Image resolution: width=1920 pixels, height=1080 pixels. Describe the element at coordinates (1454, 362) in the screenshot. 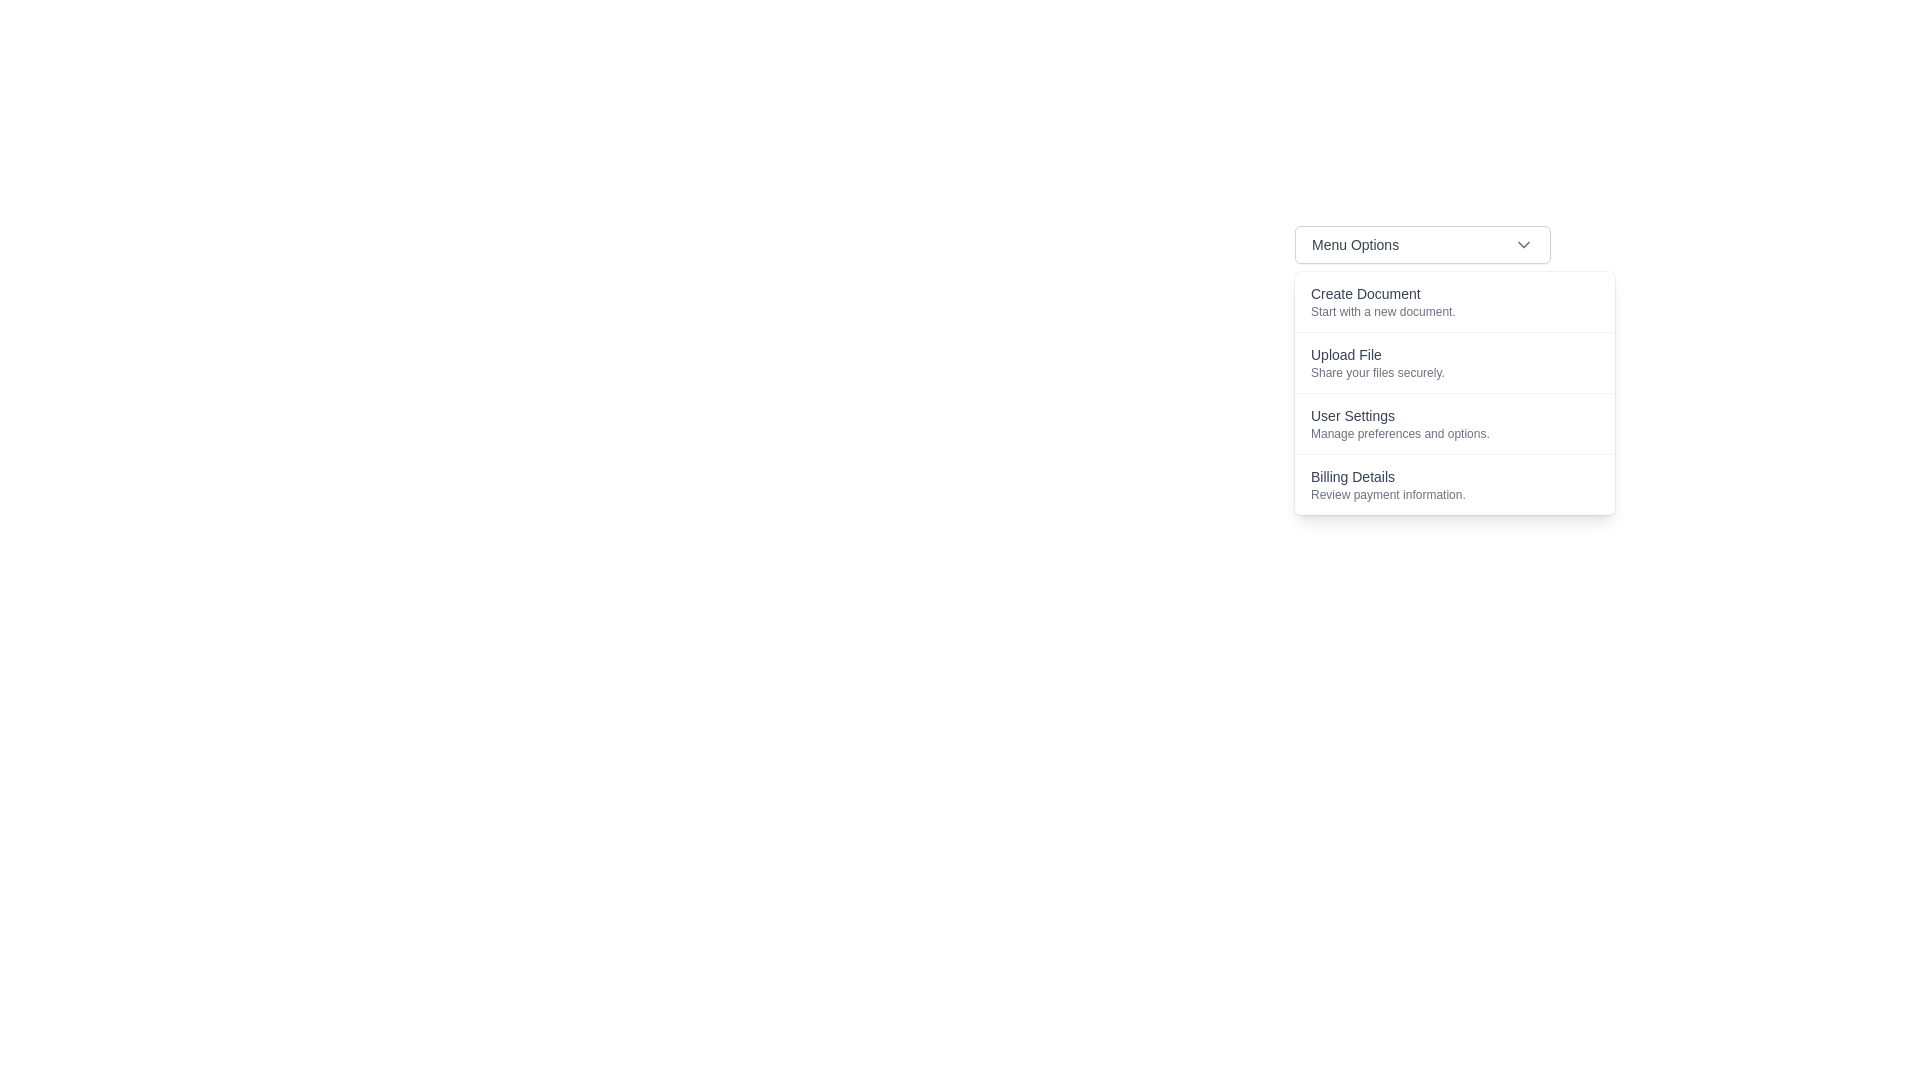

I see `the 'Upload File' menu option, which is the second item in the dropdown menu` at that location.